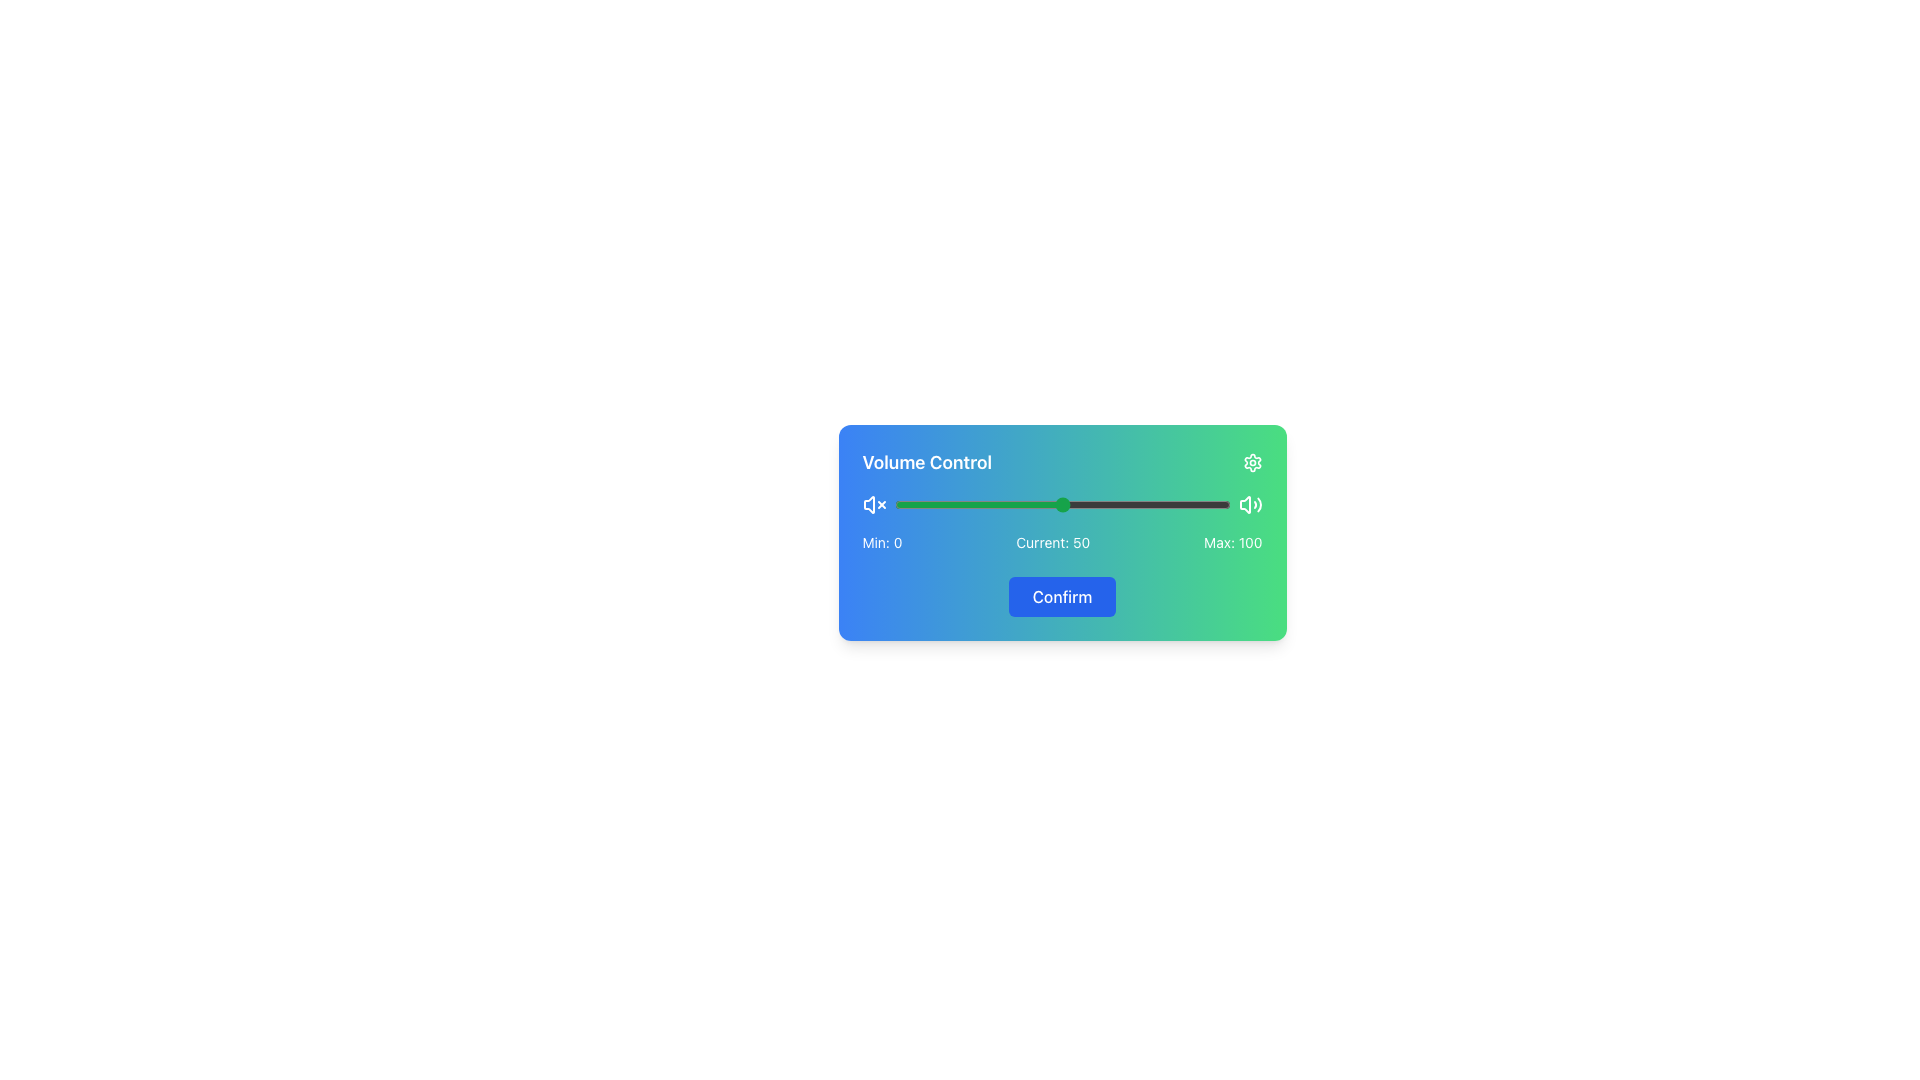  Describe the element at coordinates (881, 543) in the screenshot. I see `the 'Min: 0' text label, which is displayed in white on a blue background, located in the volume control component as the leftmost label among 'Current: 50' and 'Max: 100'` at that location.